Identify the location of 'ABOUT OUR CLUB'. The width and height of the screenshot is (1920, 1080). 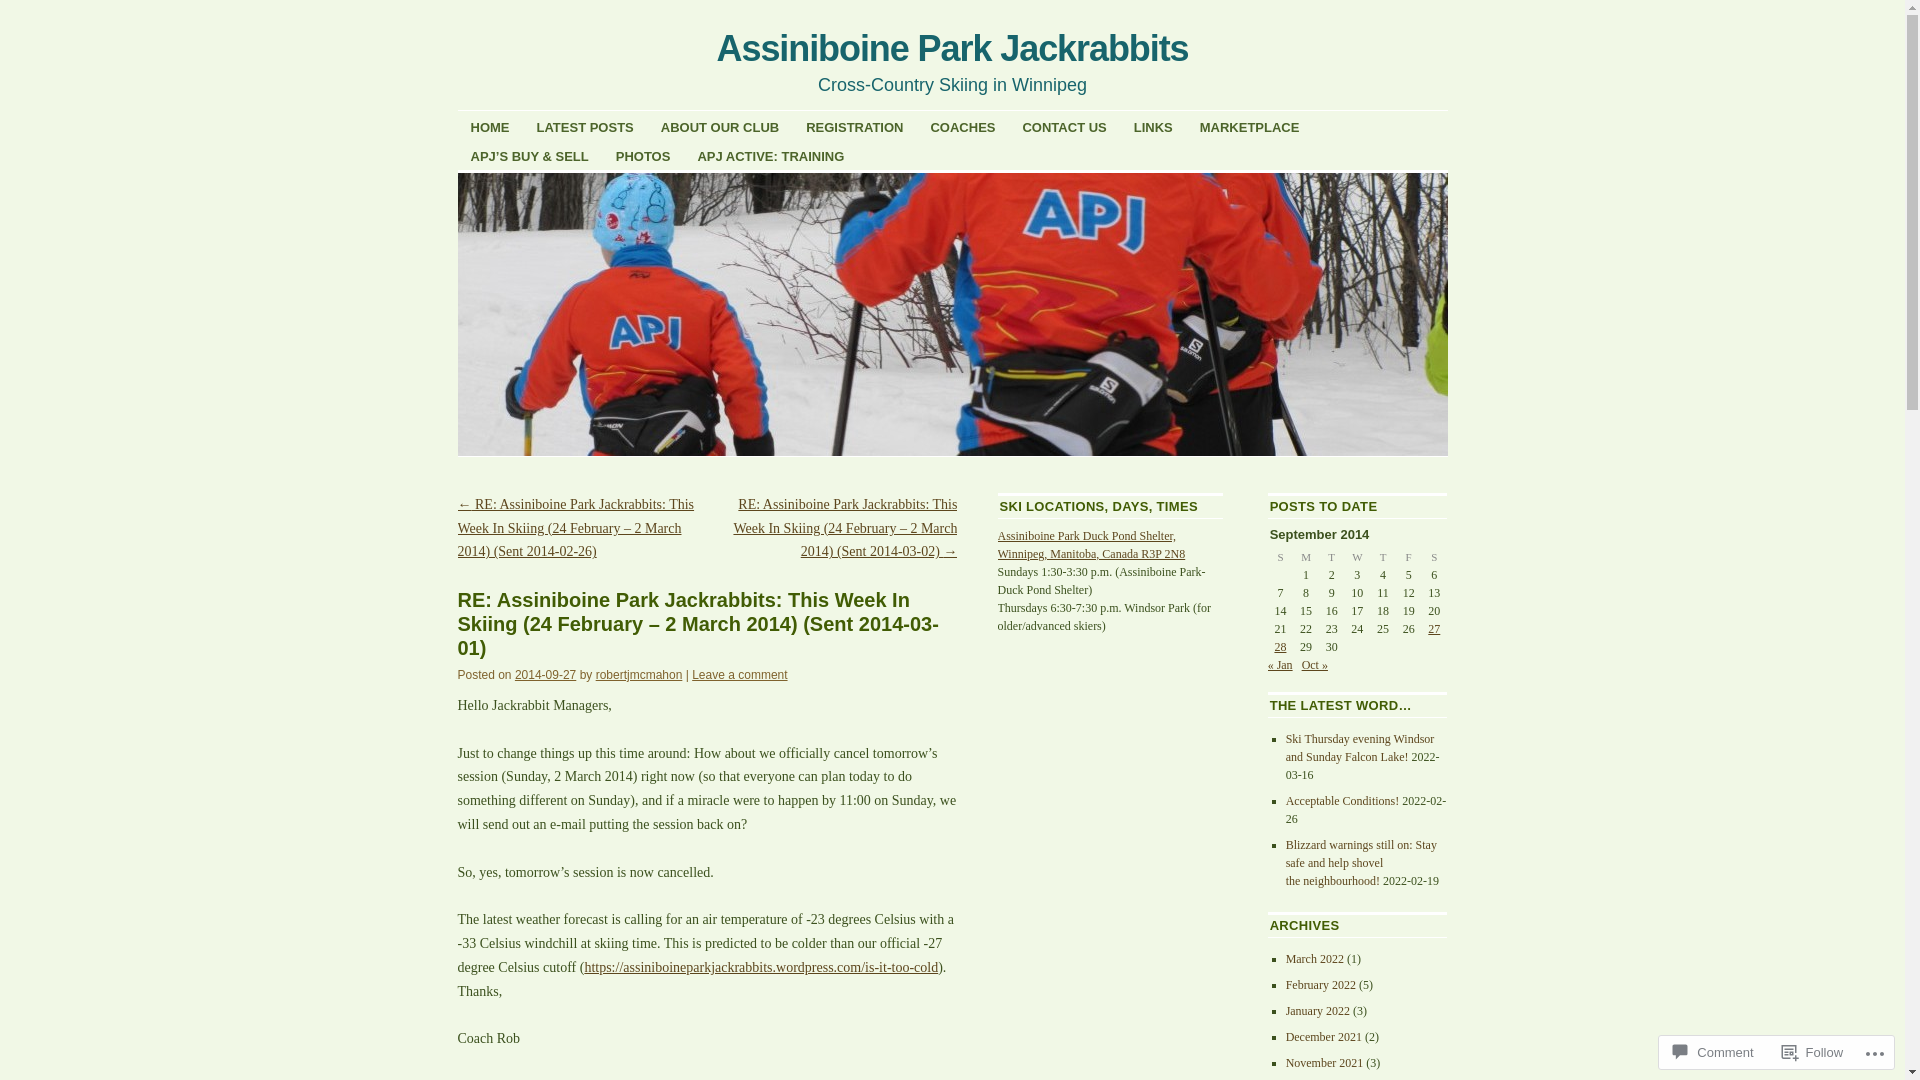
(720, 126).